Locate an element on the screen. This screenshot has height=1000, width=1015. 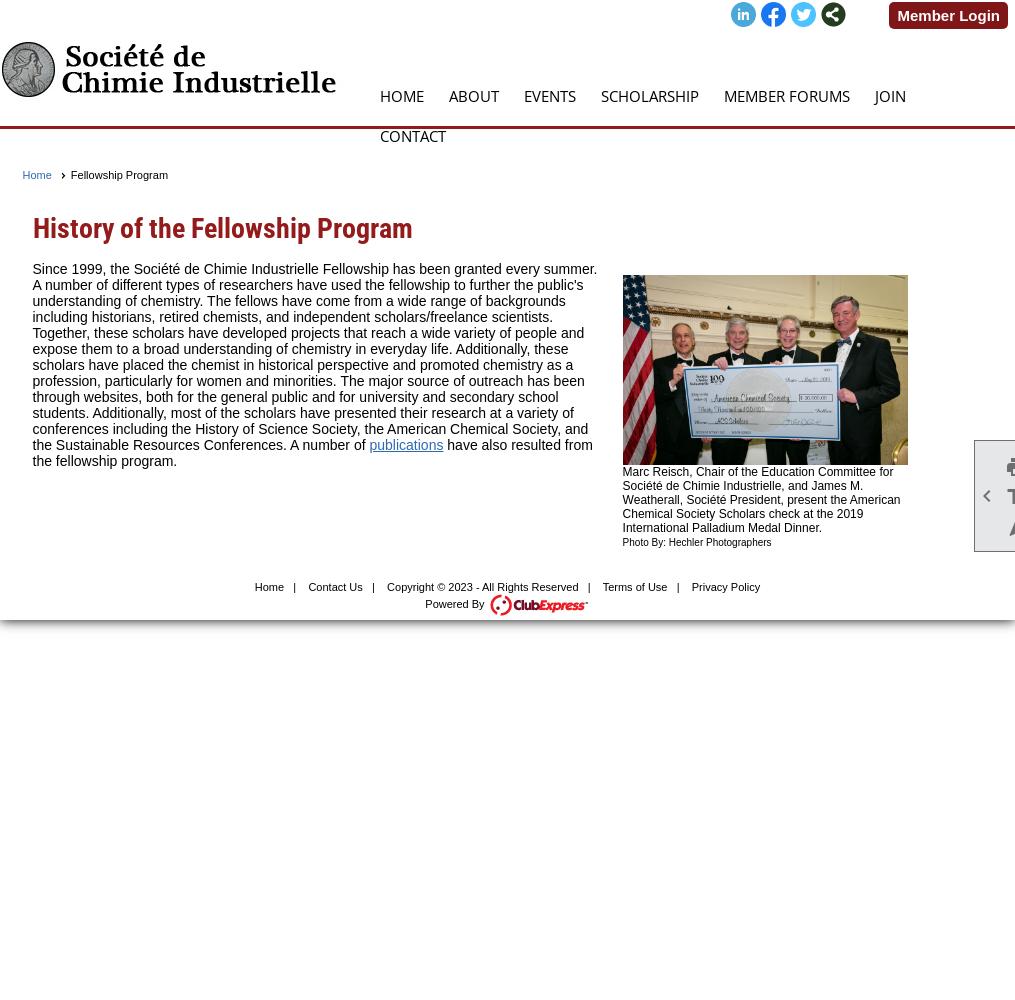
'have also resulted from the fellowship program.' is located at coordinates (311, 452).